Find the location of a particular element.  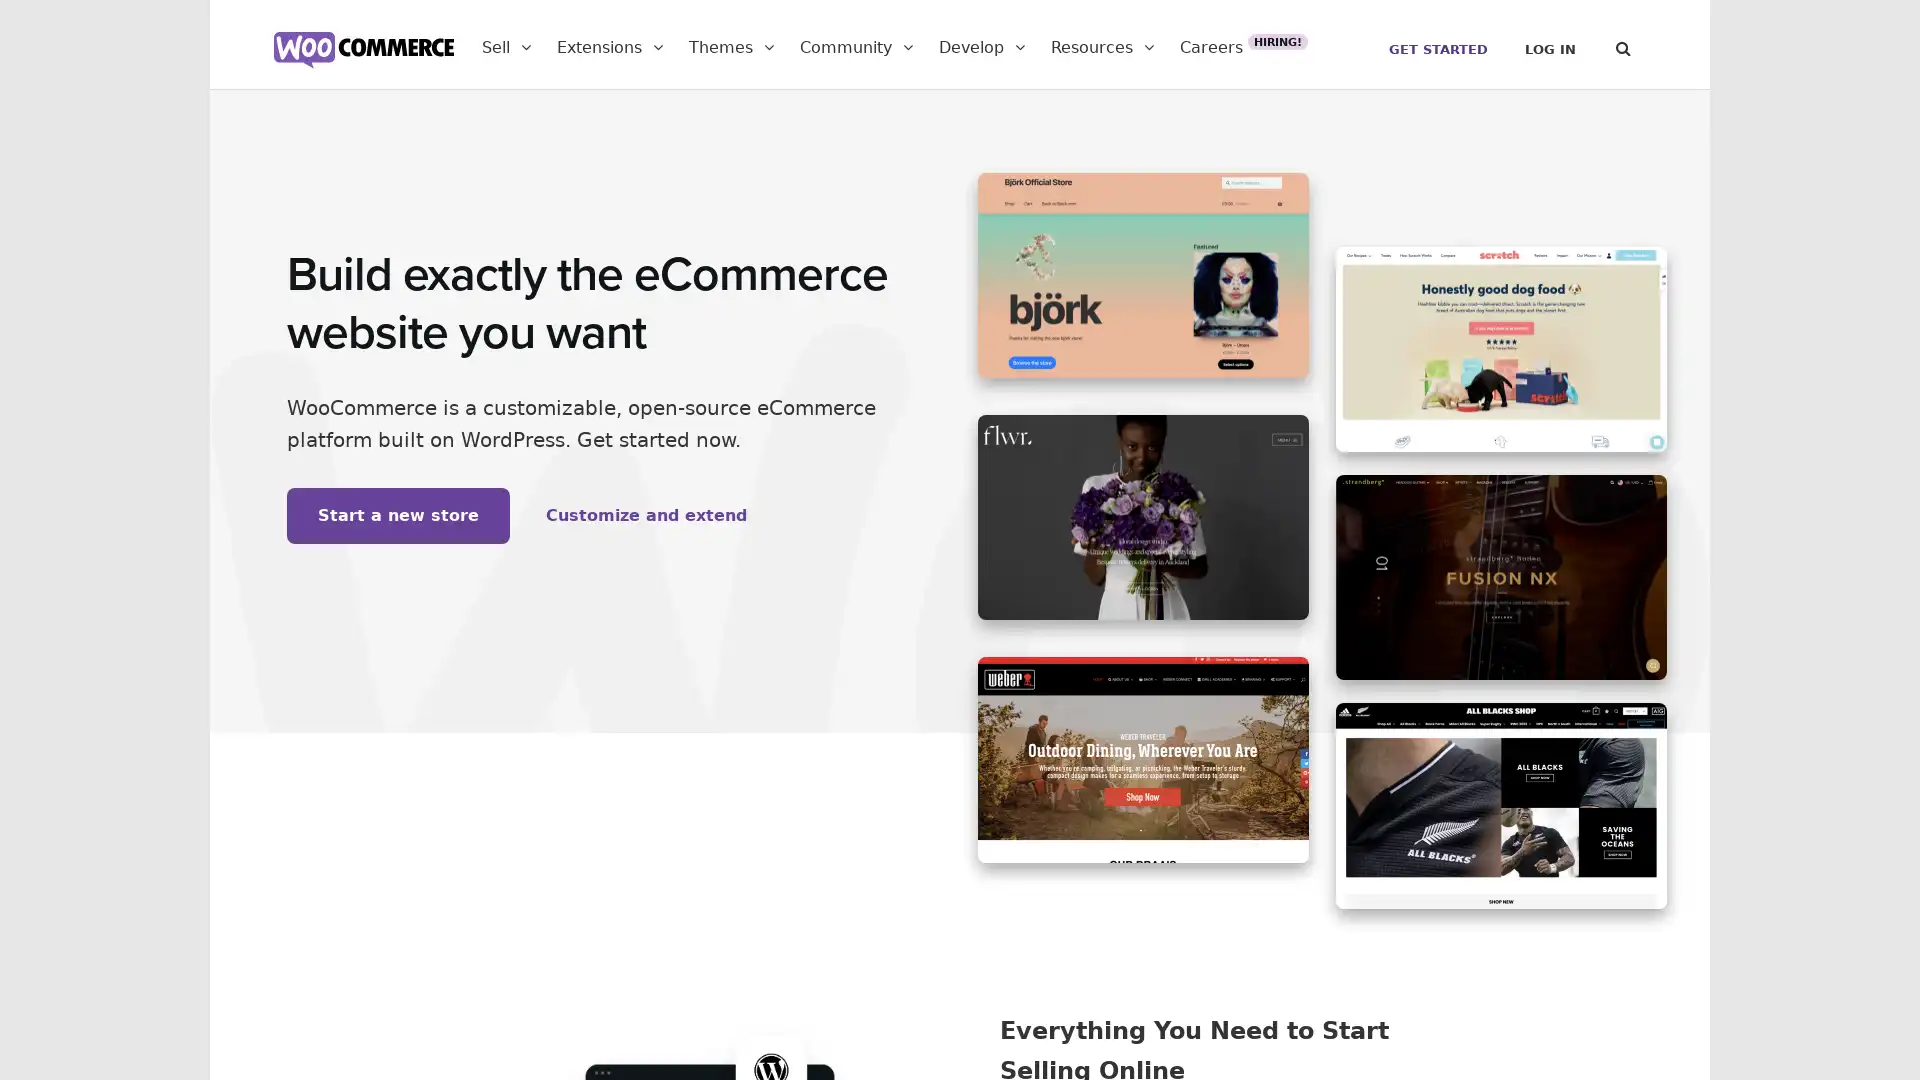

Search is located at coordinates (1623, 48).